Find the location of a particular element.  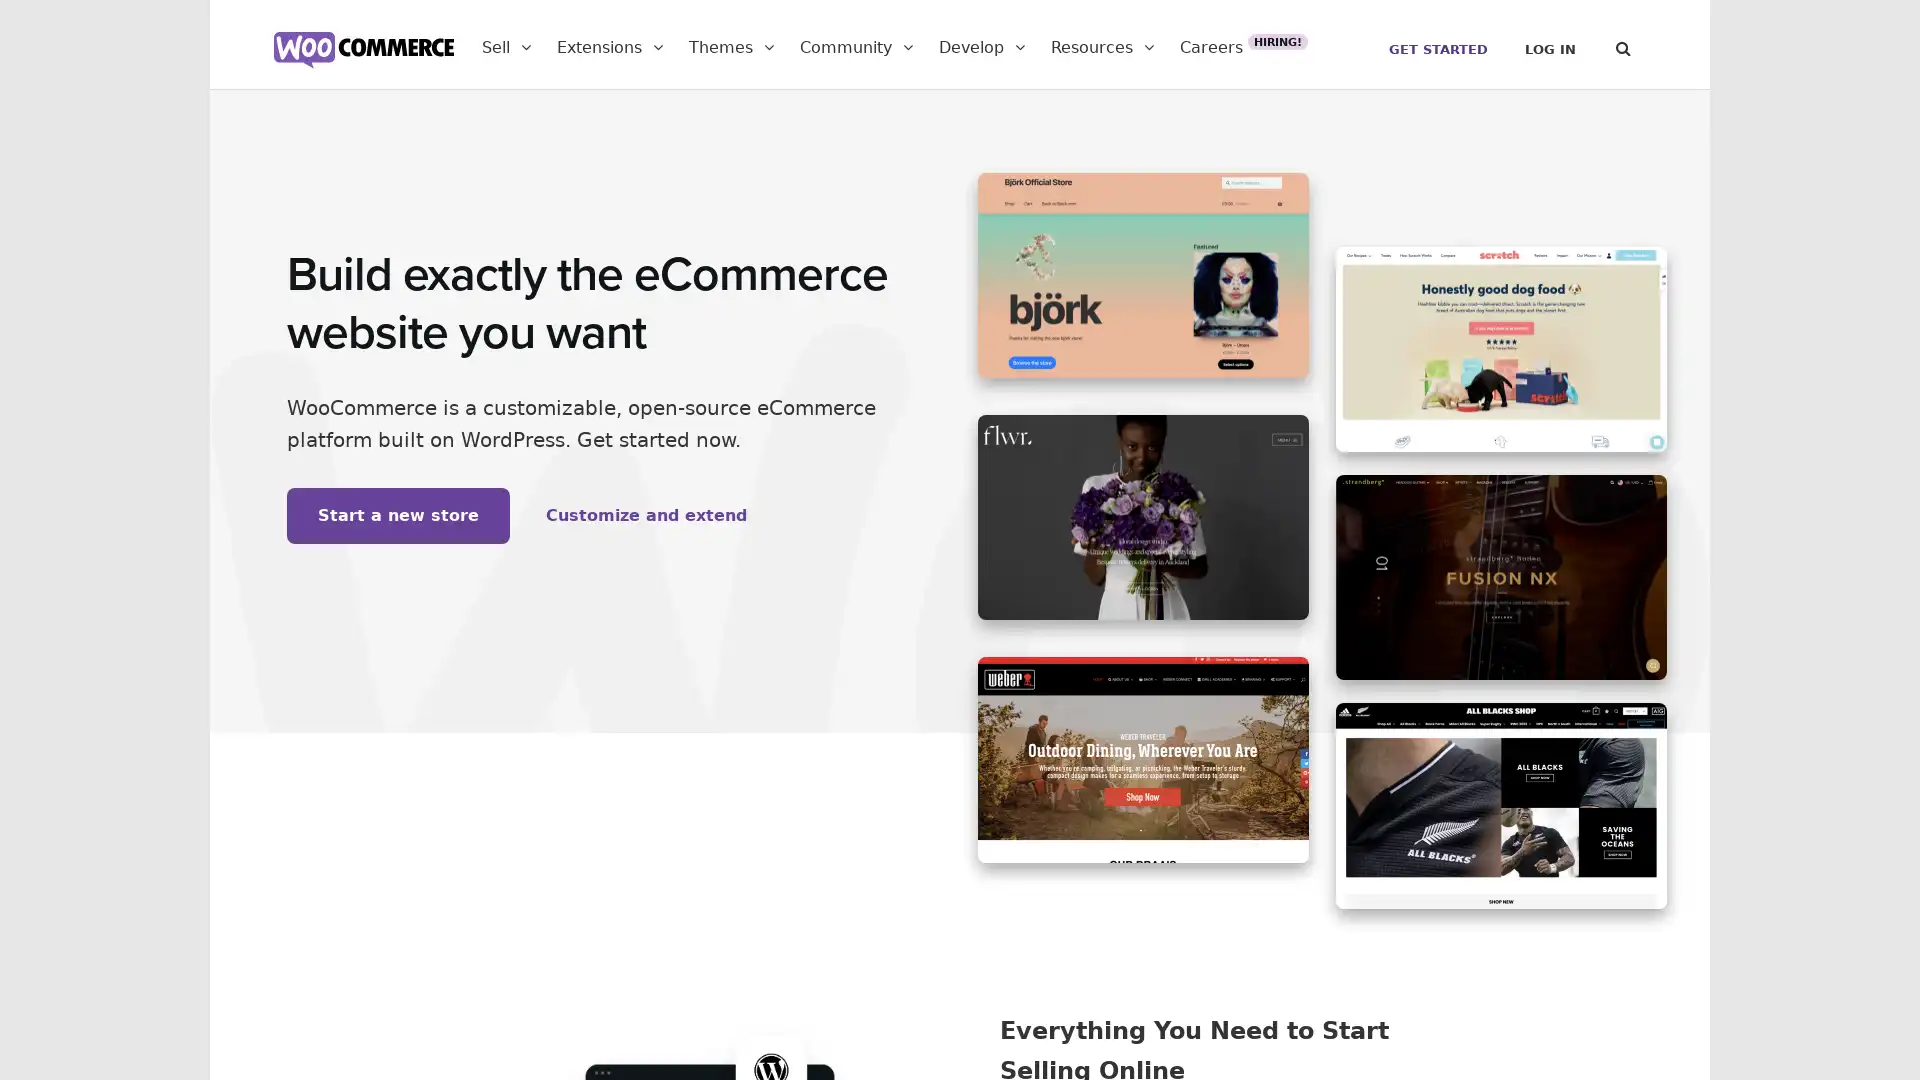

Search is located at coordinates (1623, 48).